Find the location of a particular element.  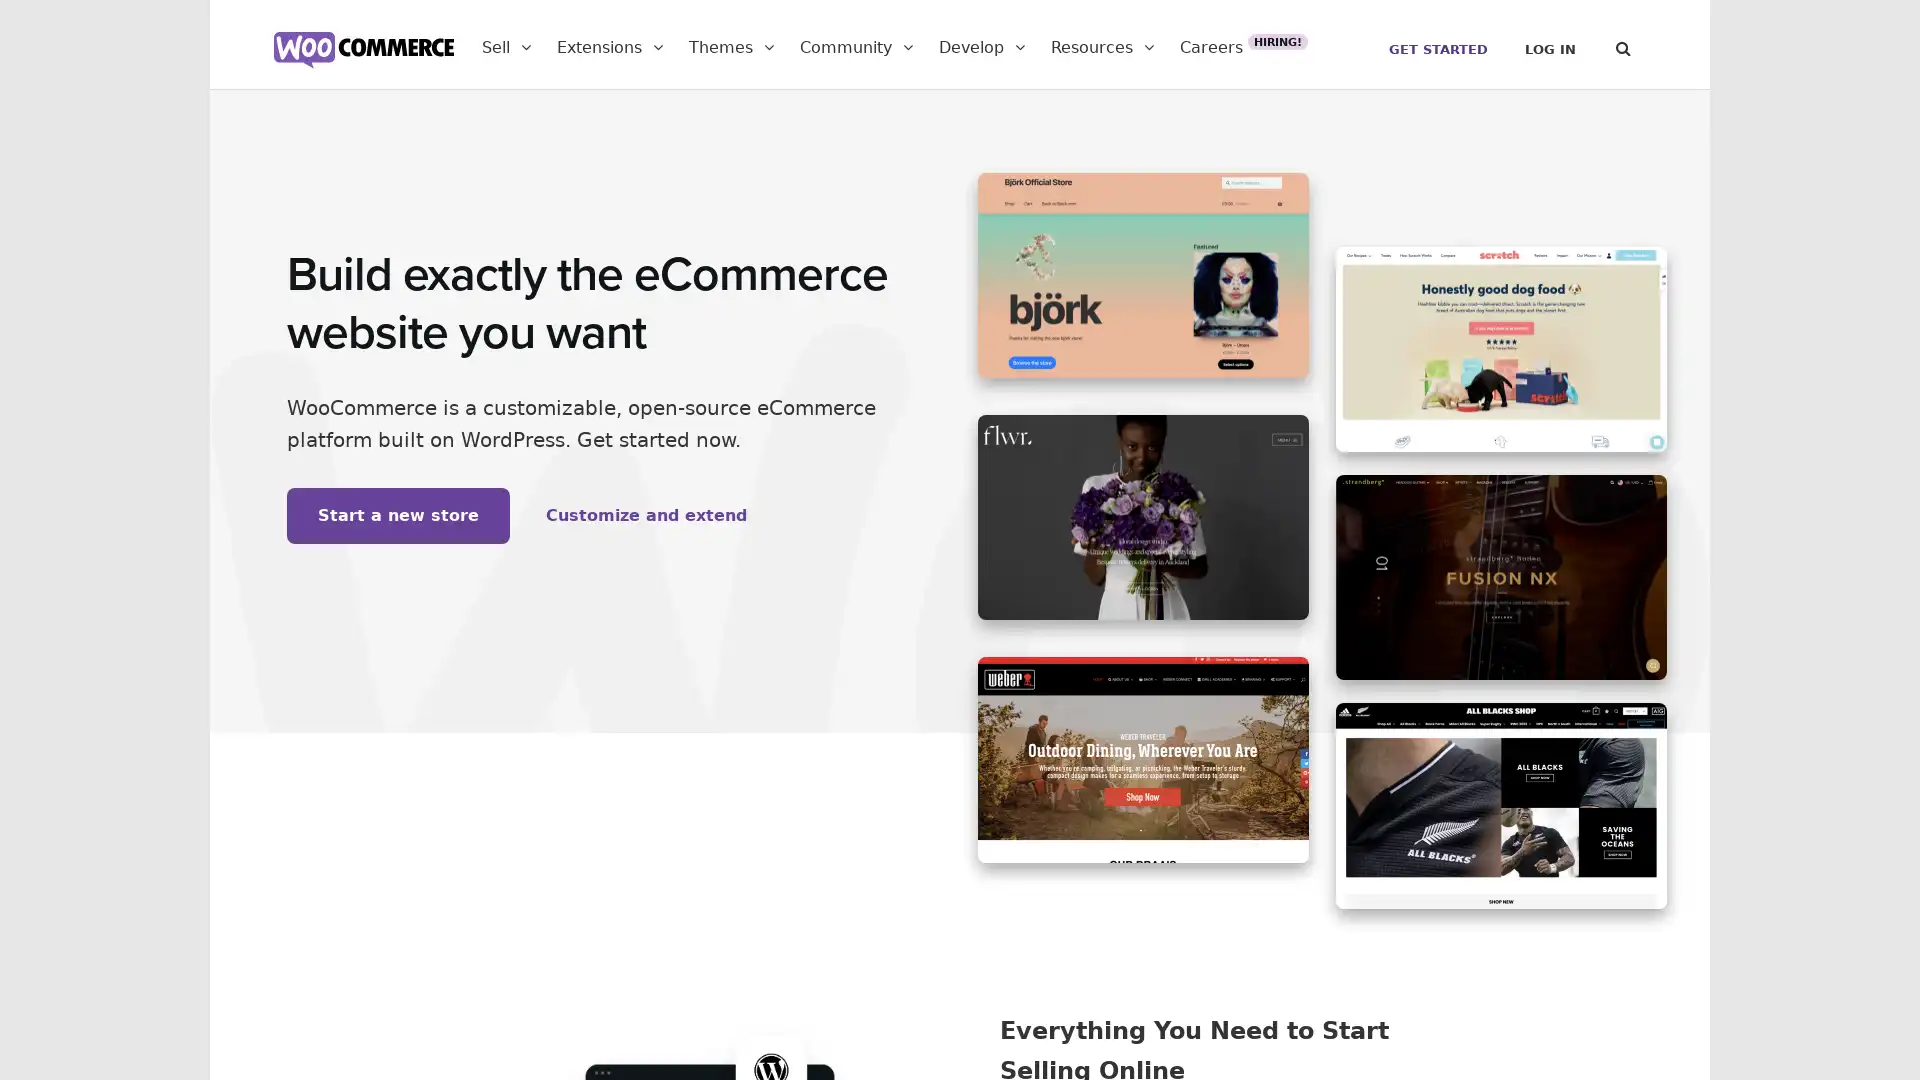

Search is located at coordinates (1623, 48).